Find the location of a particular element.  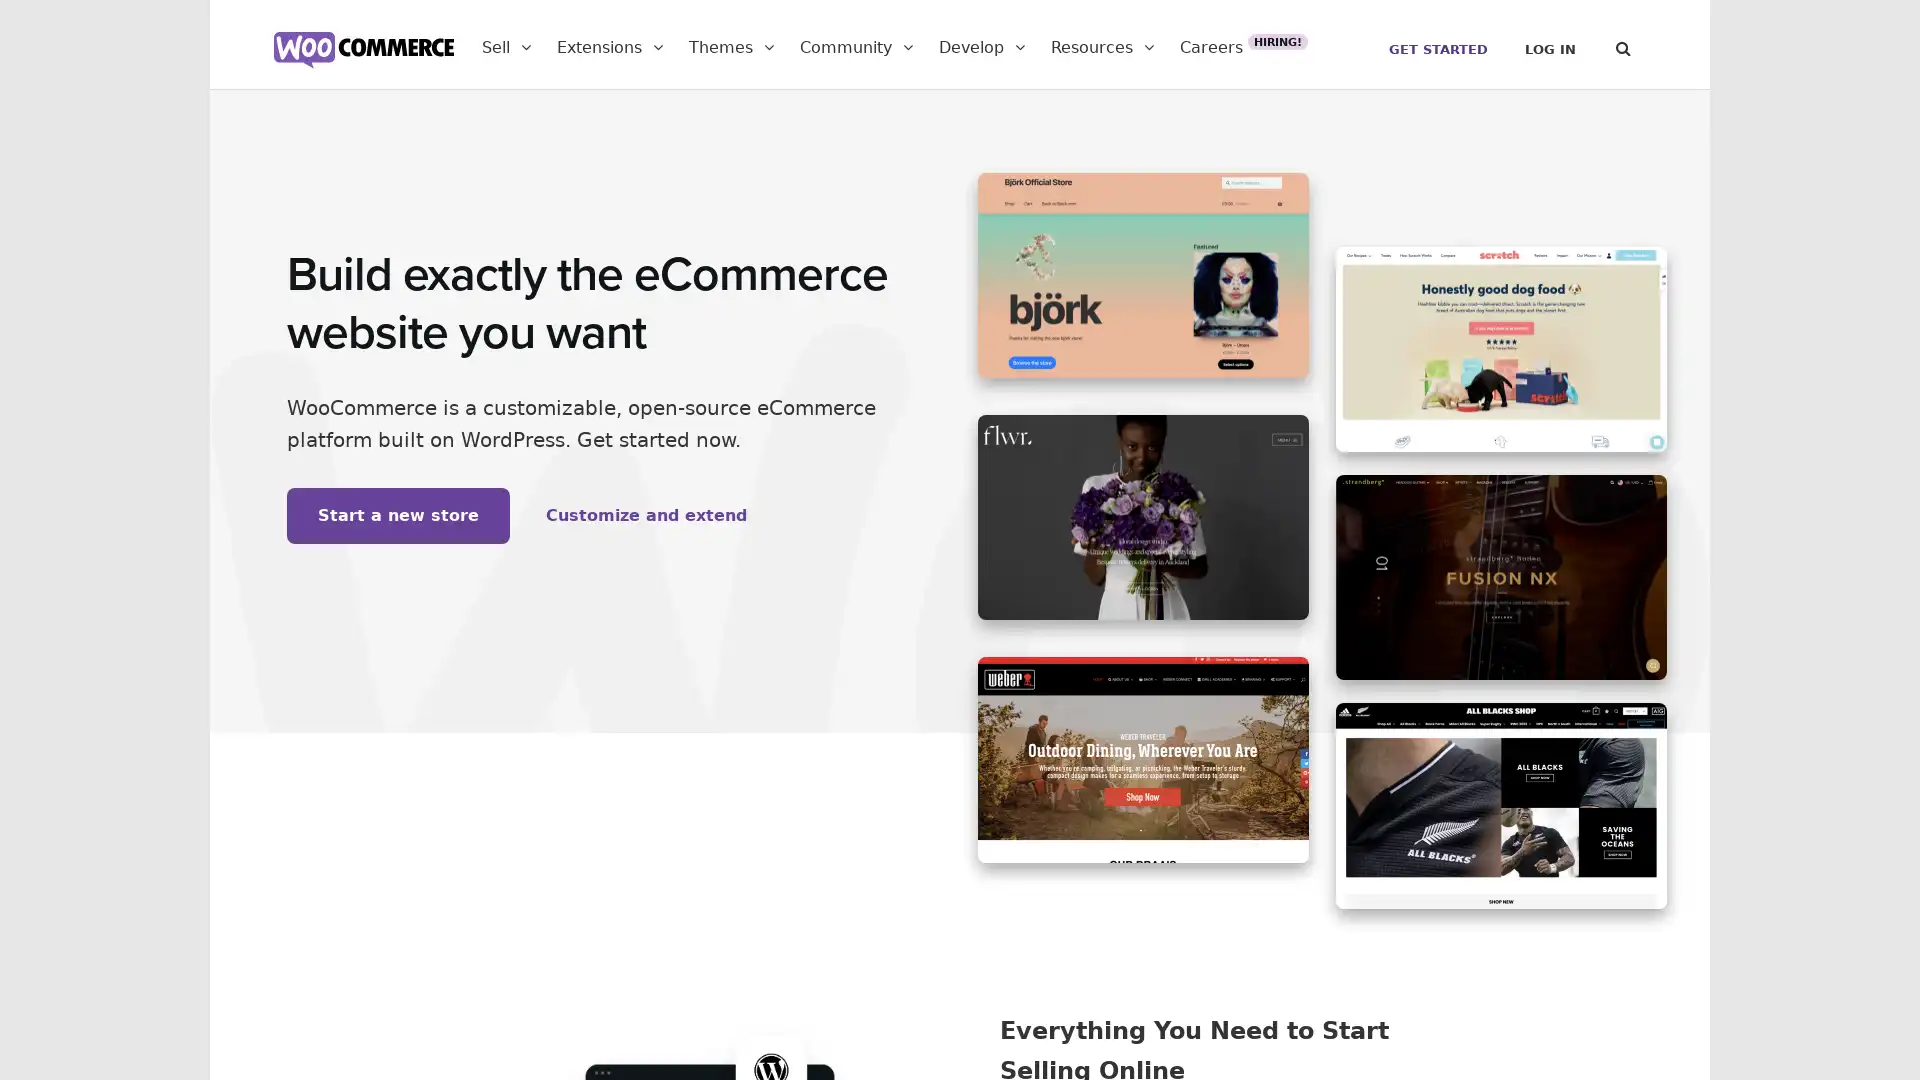

Search is located at coordinates (1623, 48).